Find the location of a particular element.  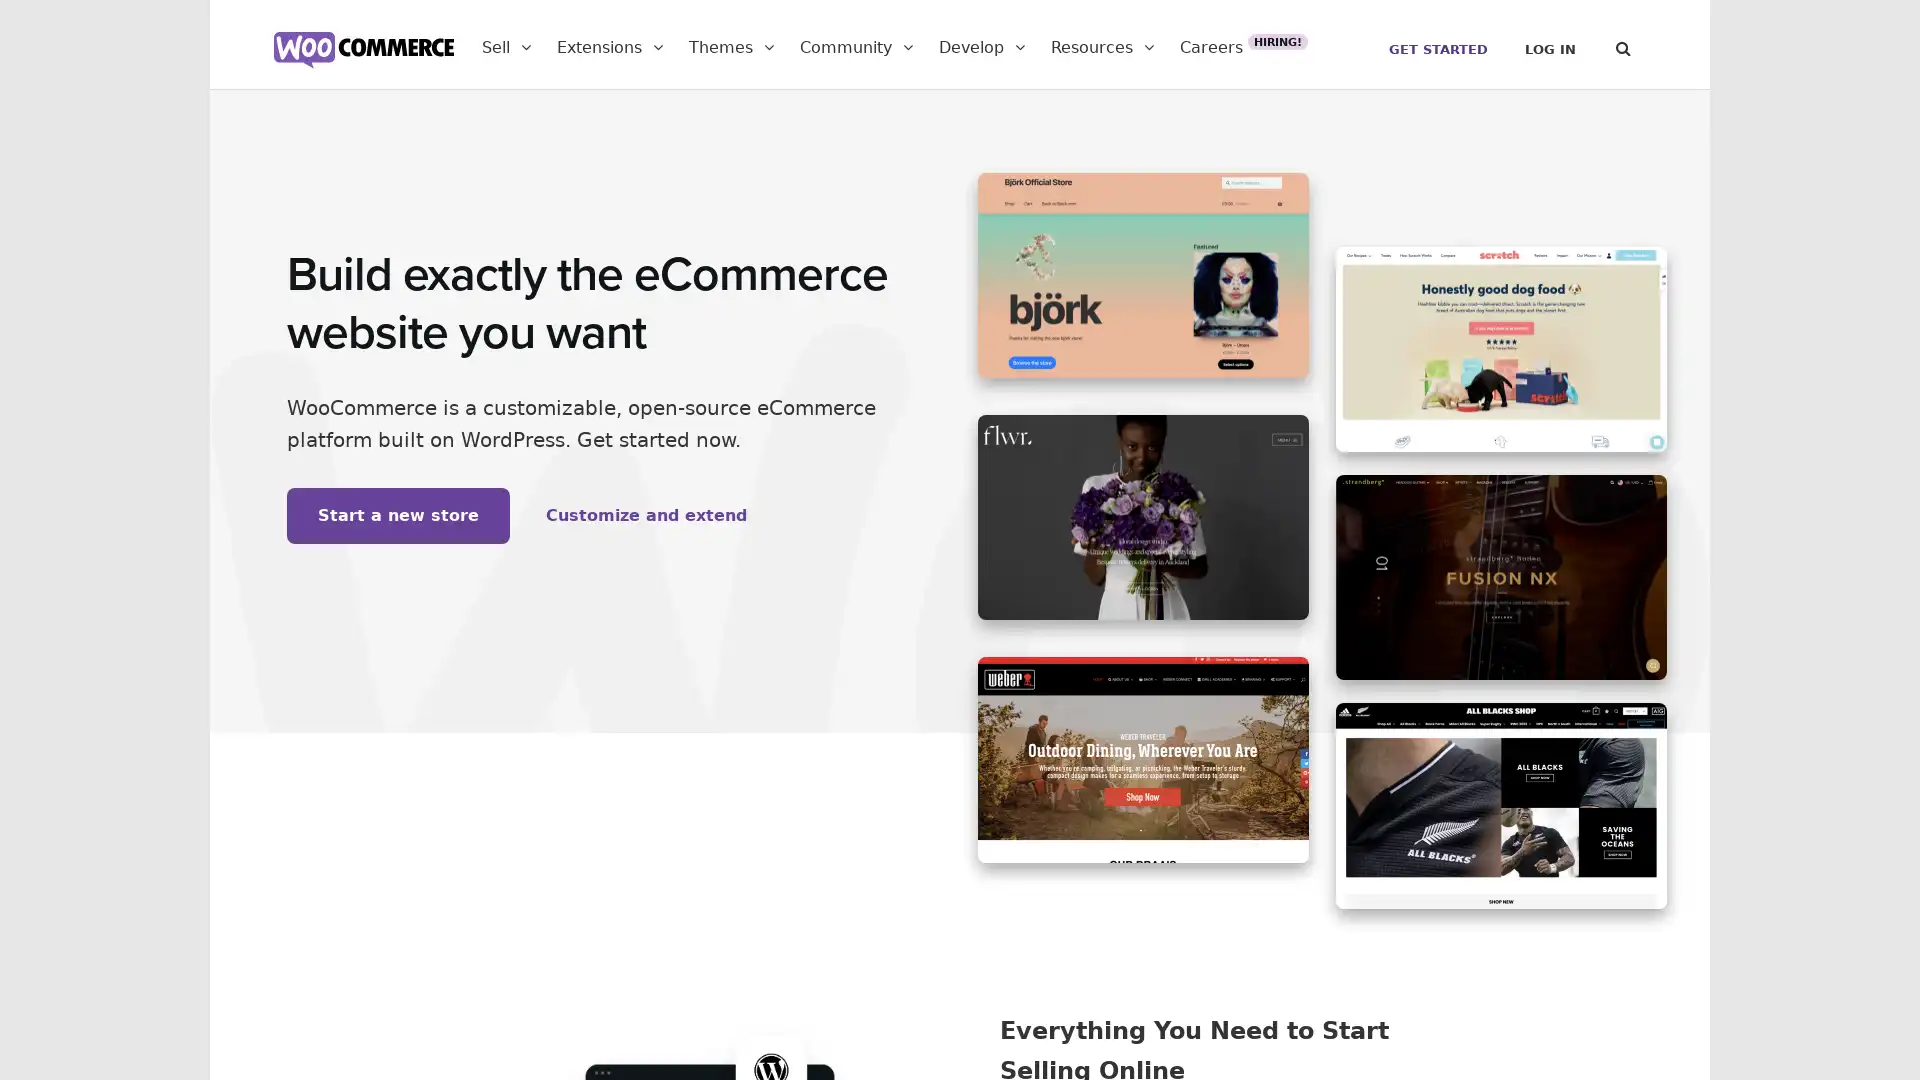

Search is located at coordinates (1623, 48).